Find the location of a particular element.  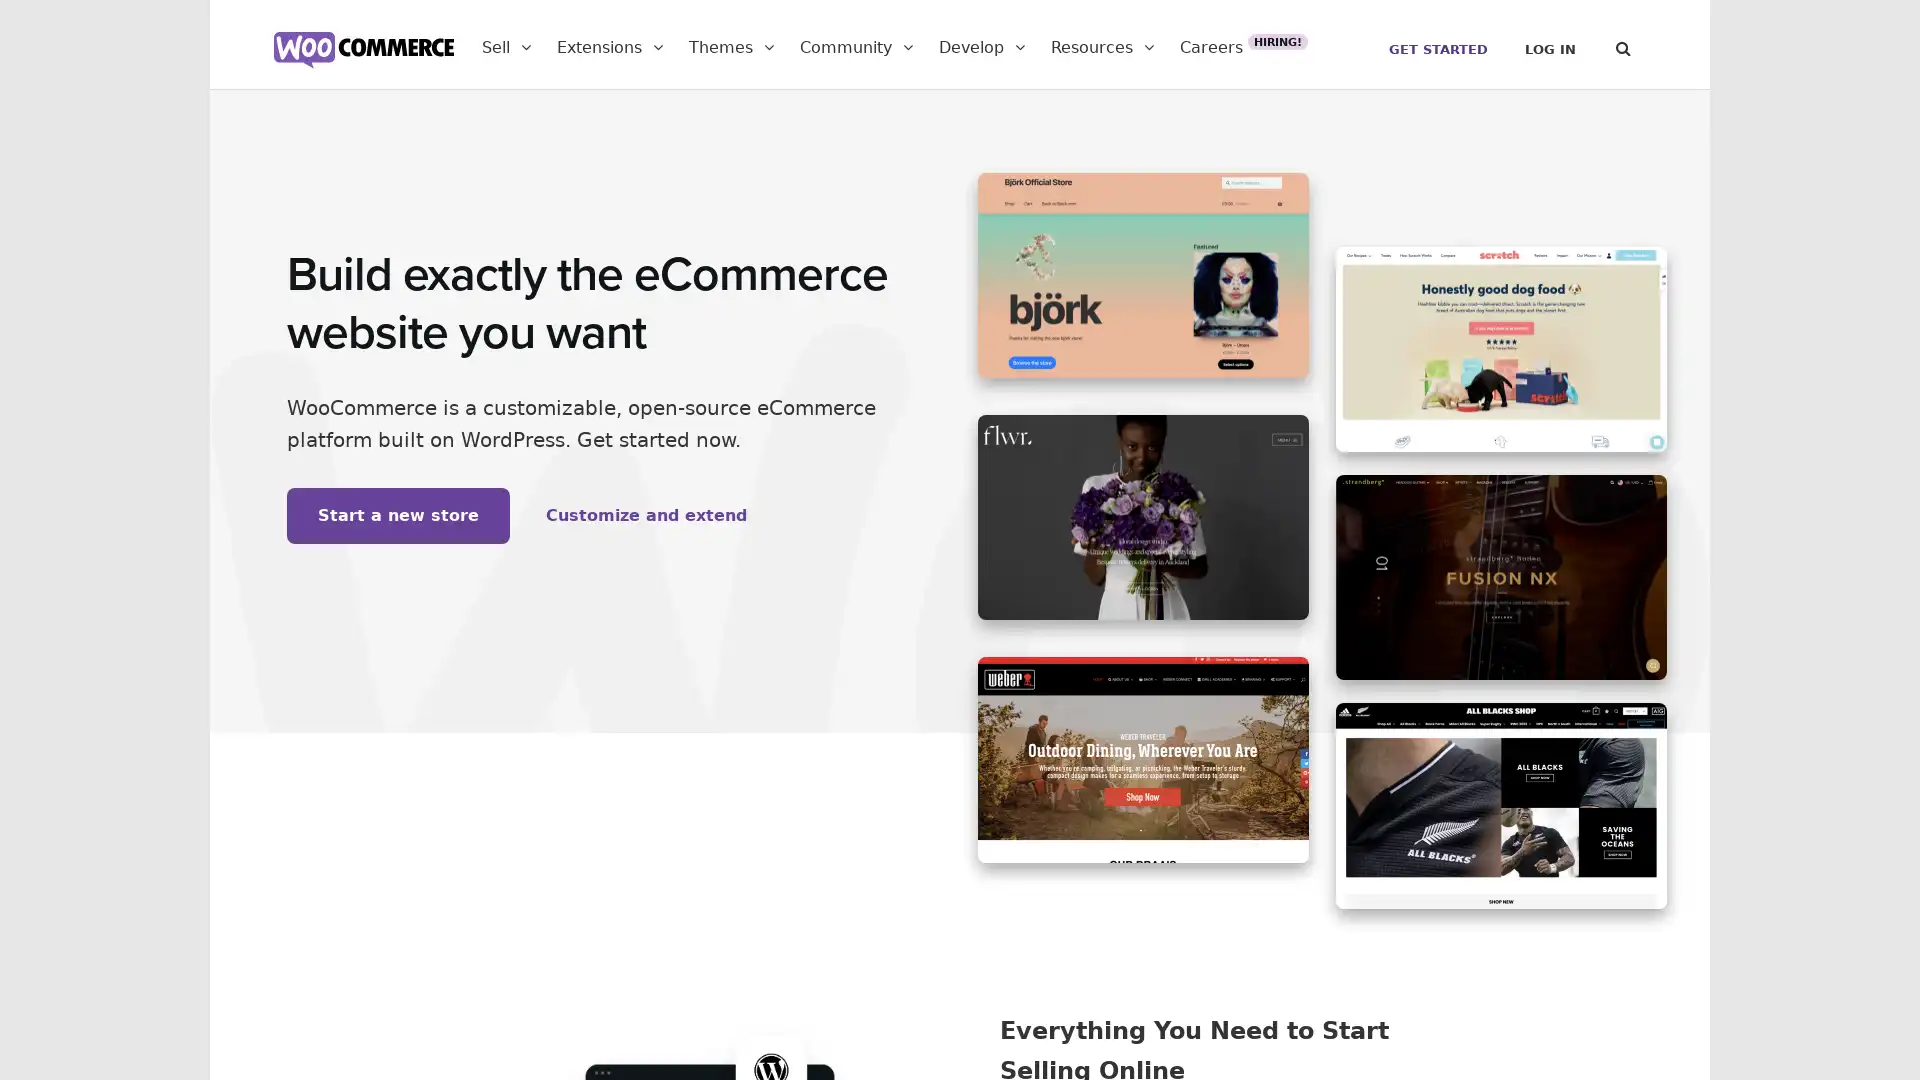

Search is located at coordinates (1623, 48).